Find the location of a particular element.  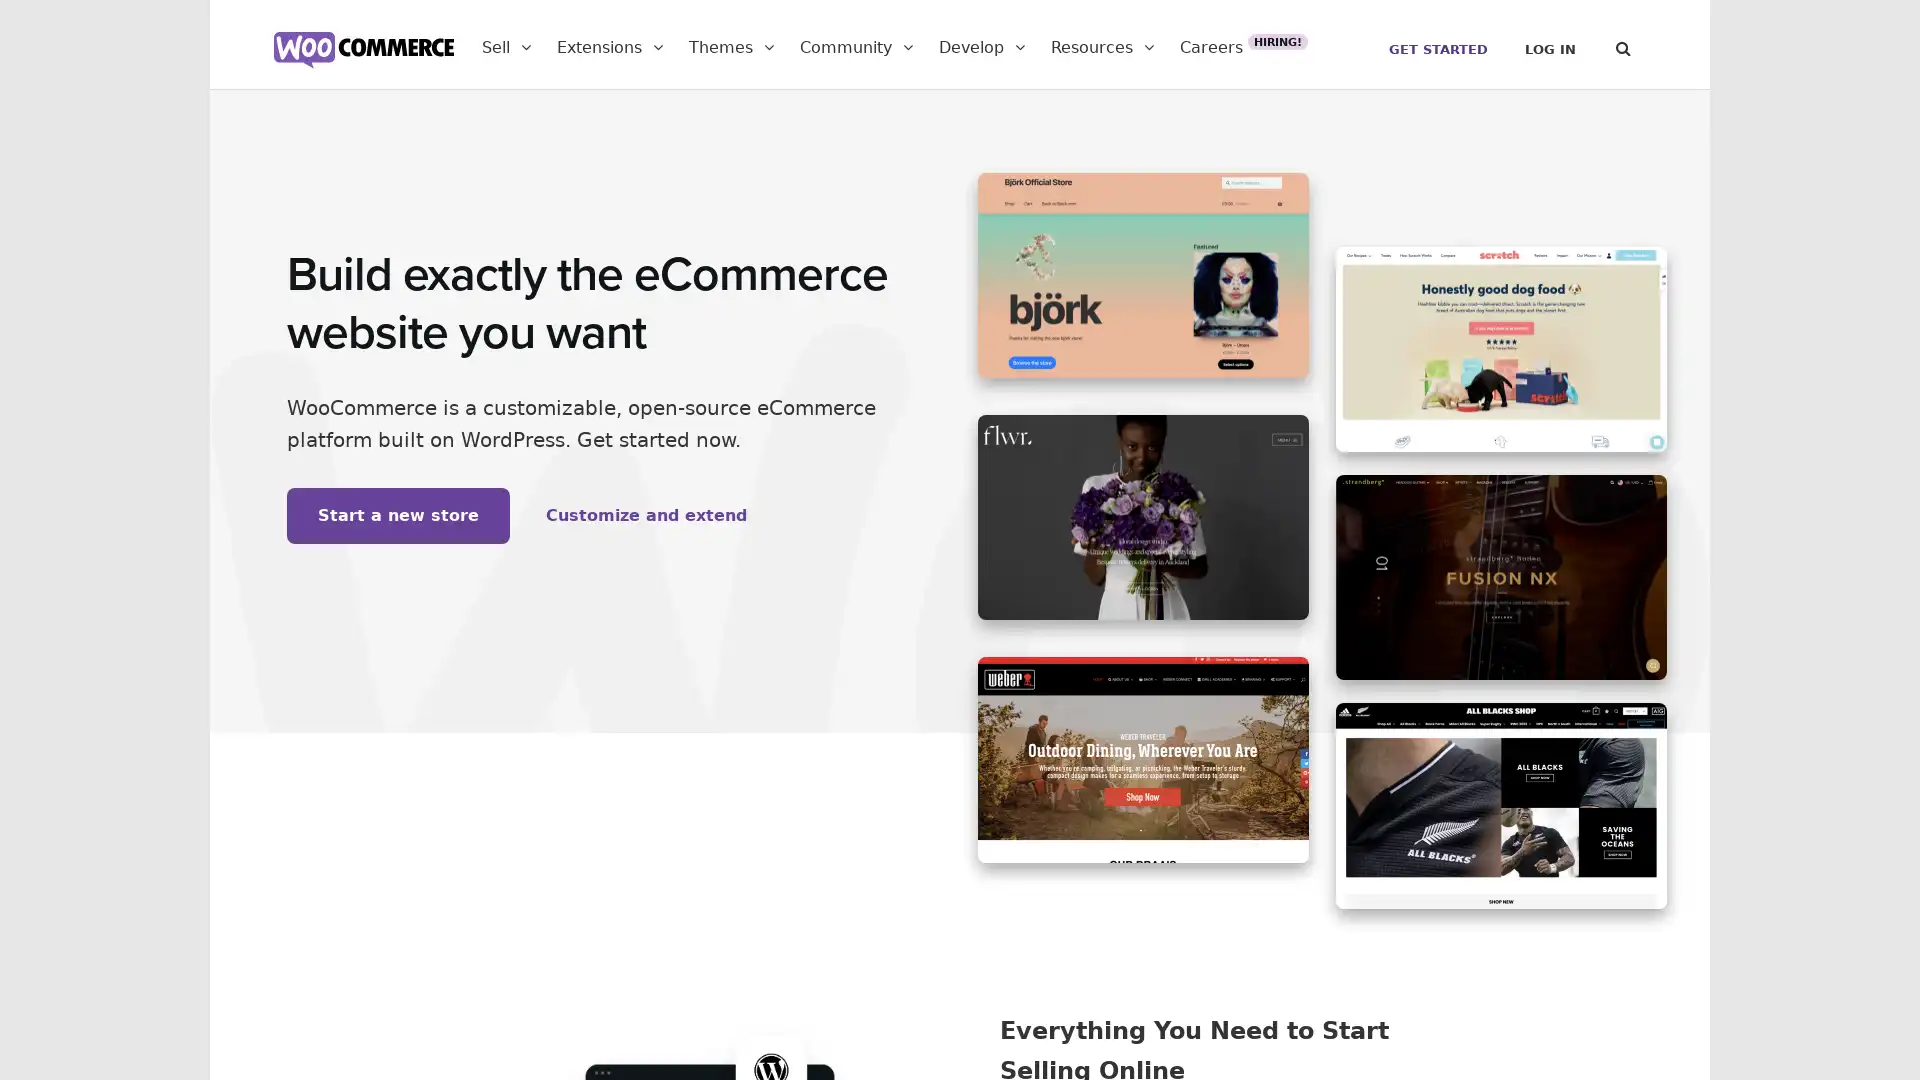

Search is located at coordinates (1623, 48).